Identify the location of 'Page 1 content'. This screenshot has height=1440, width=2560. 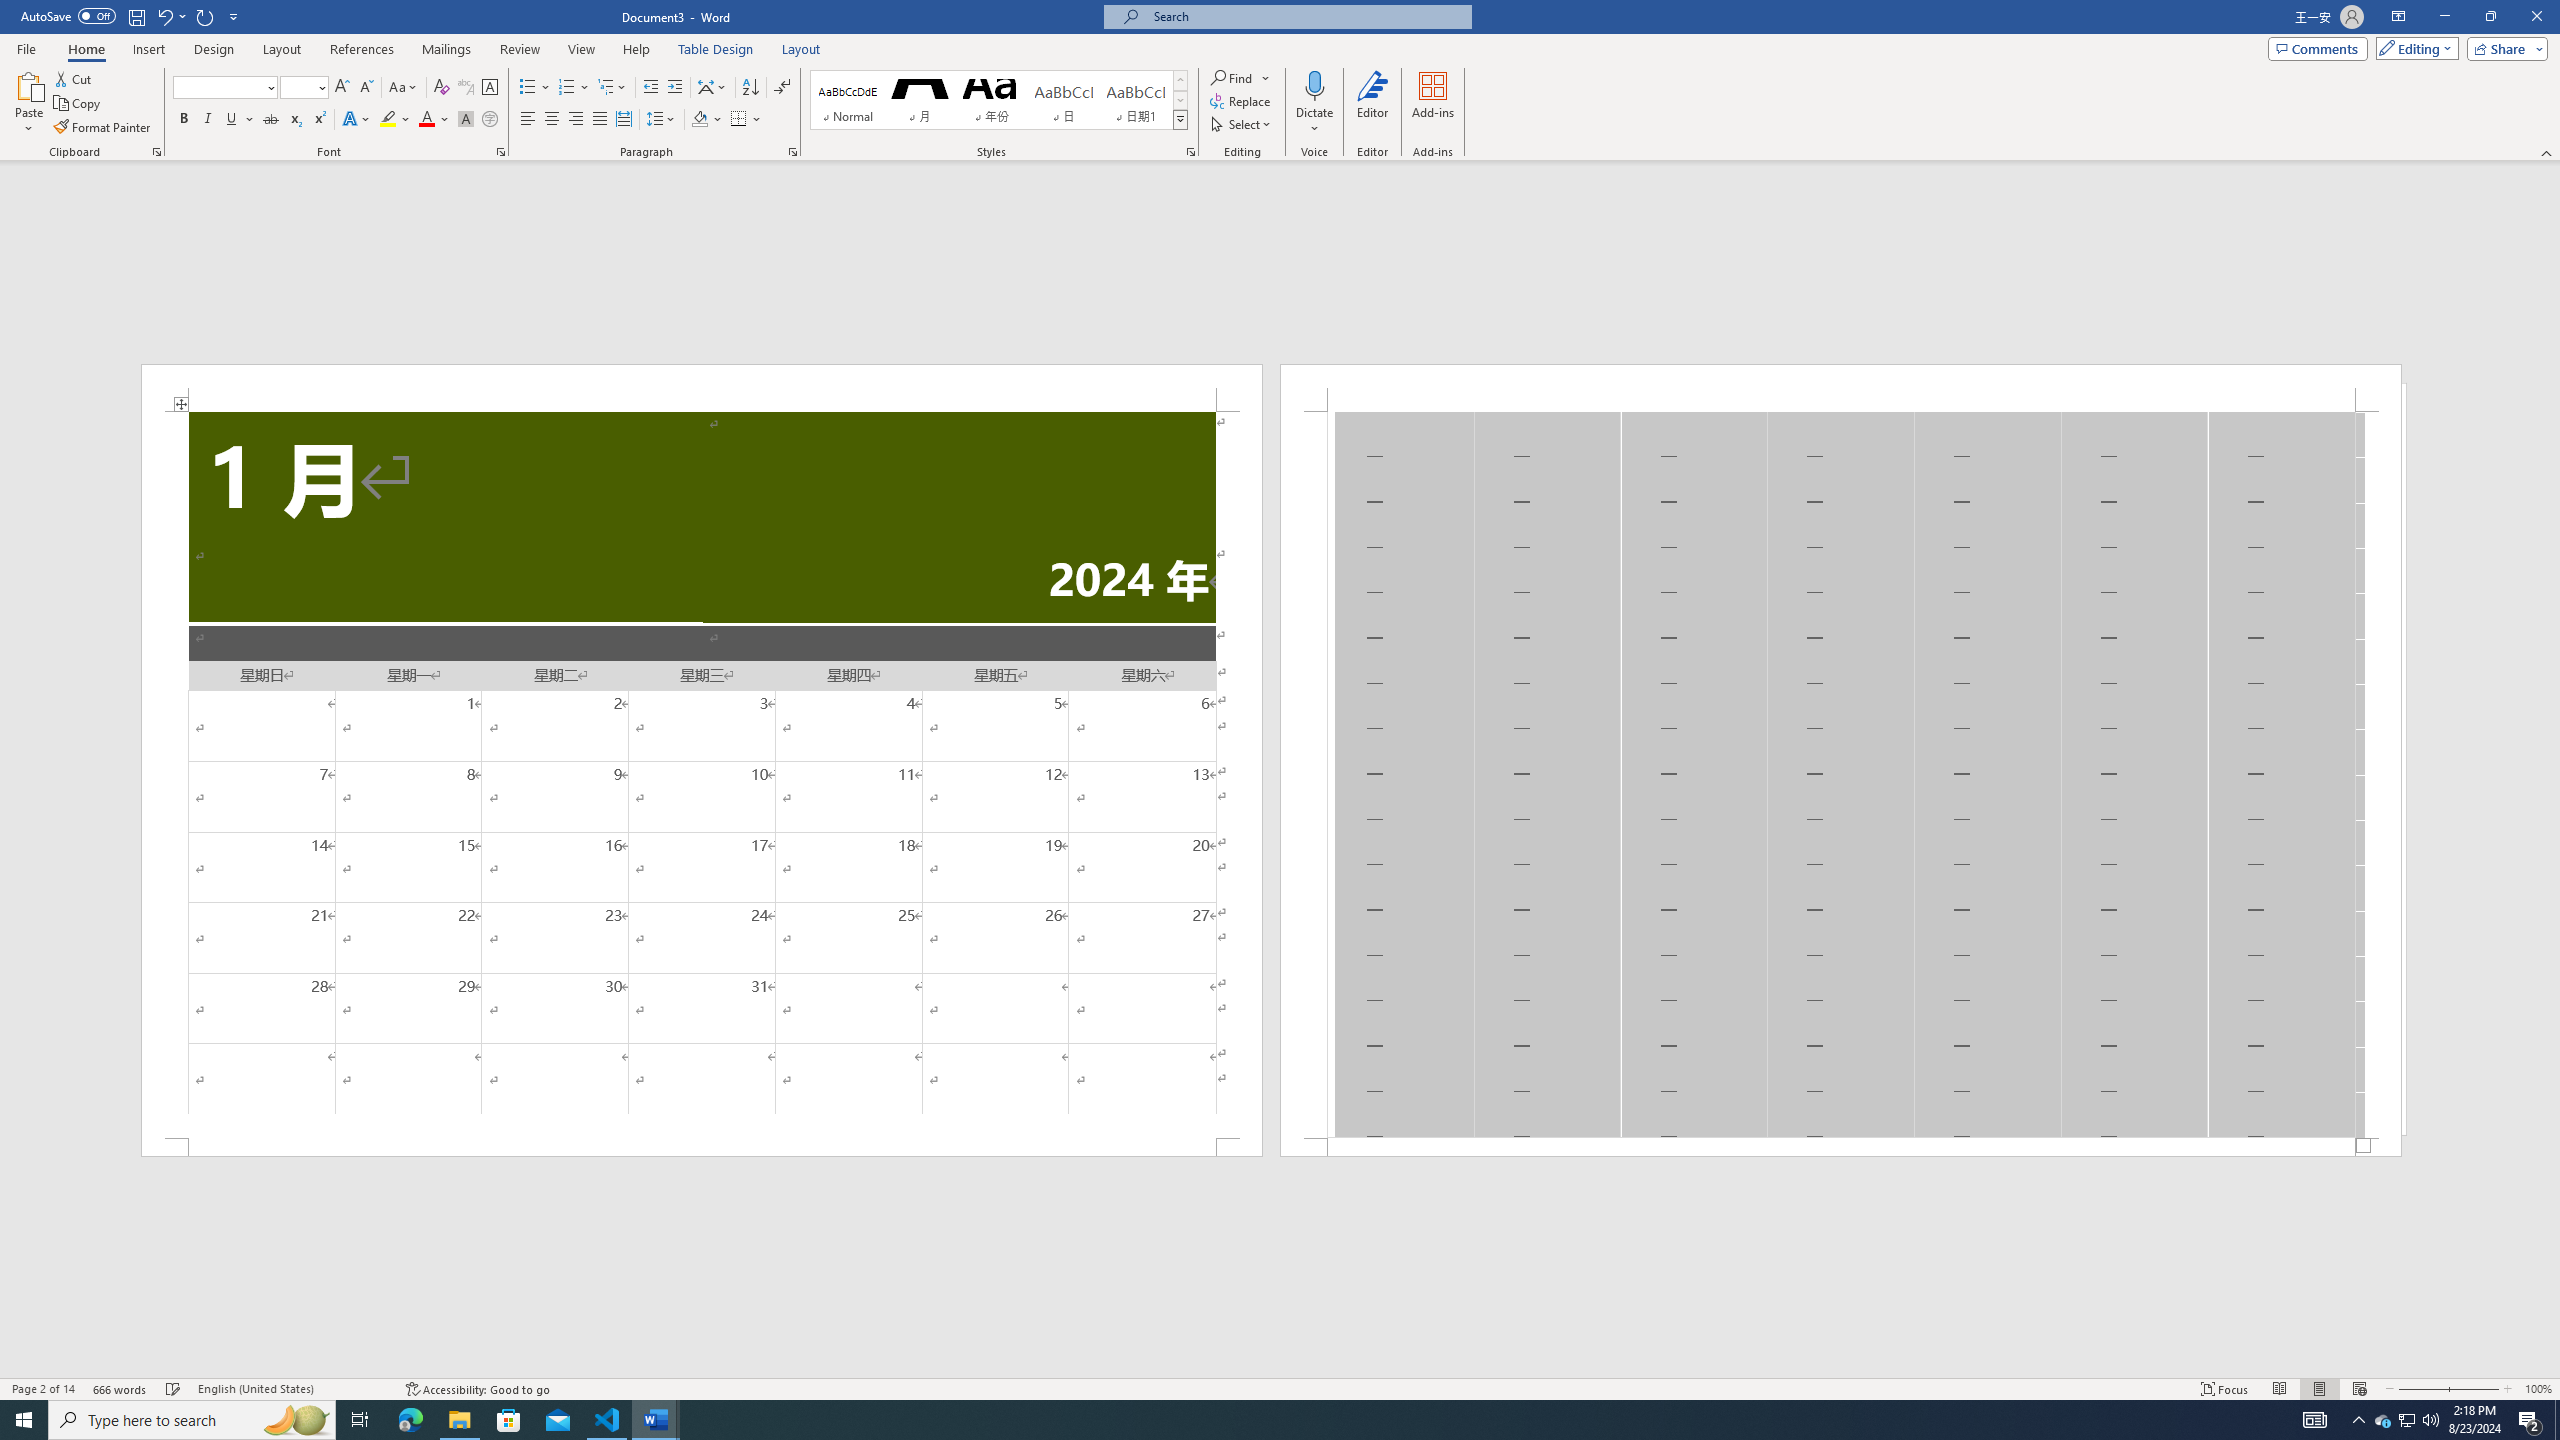
(701, 773).